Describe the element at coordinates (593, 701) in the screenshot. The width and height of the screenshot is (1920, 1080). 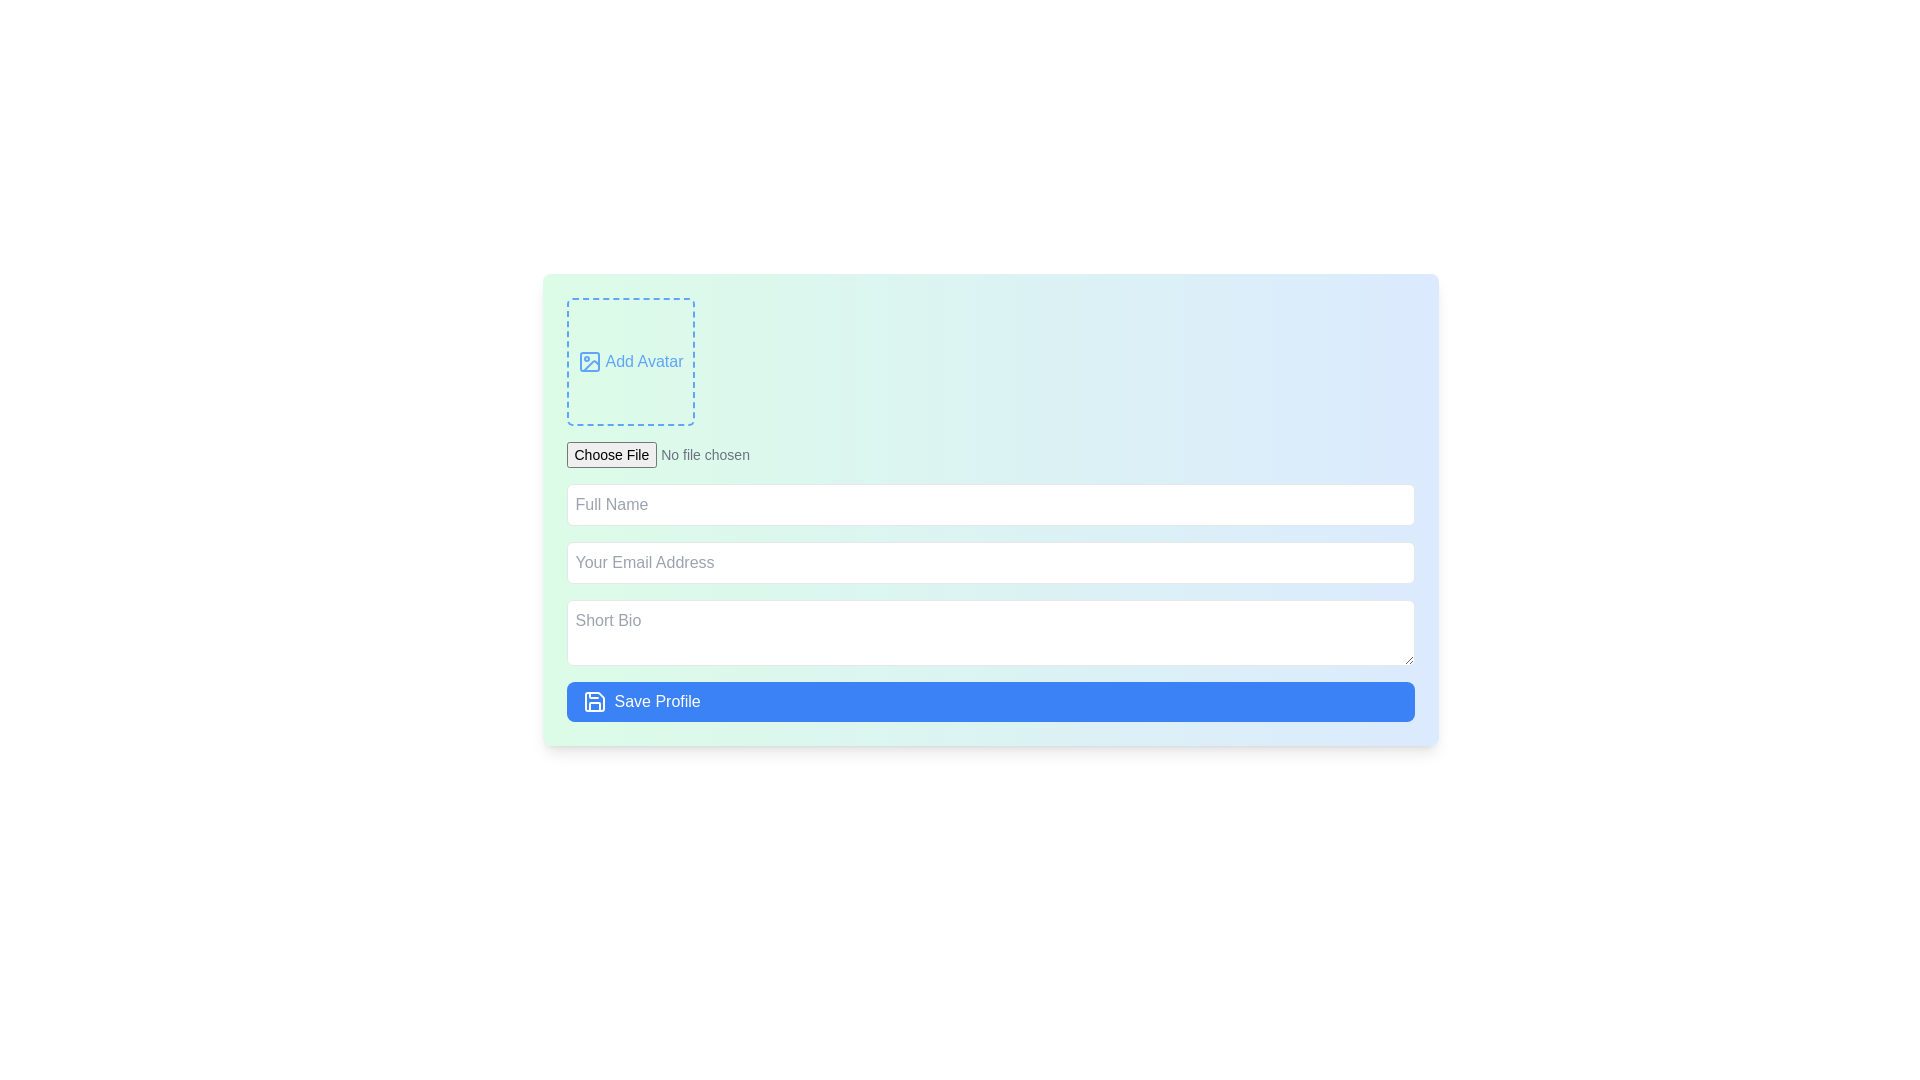
I see `the save icon located inside the 'Save Profile' button, positioned near the bottom center of the interface, adjacent to the button's text` at that location.